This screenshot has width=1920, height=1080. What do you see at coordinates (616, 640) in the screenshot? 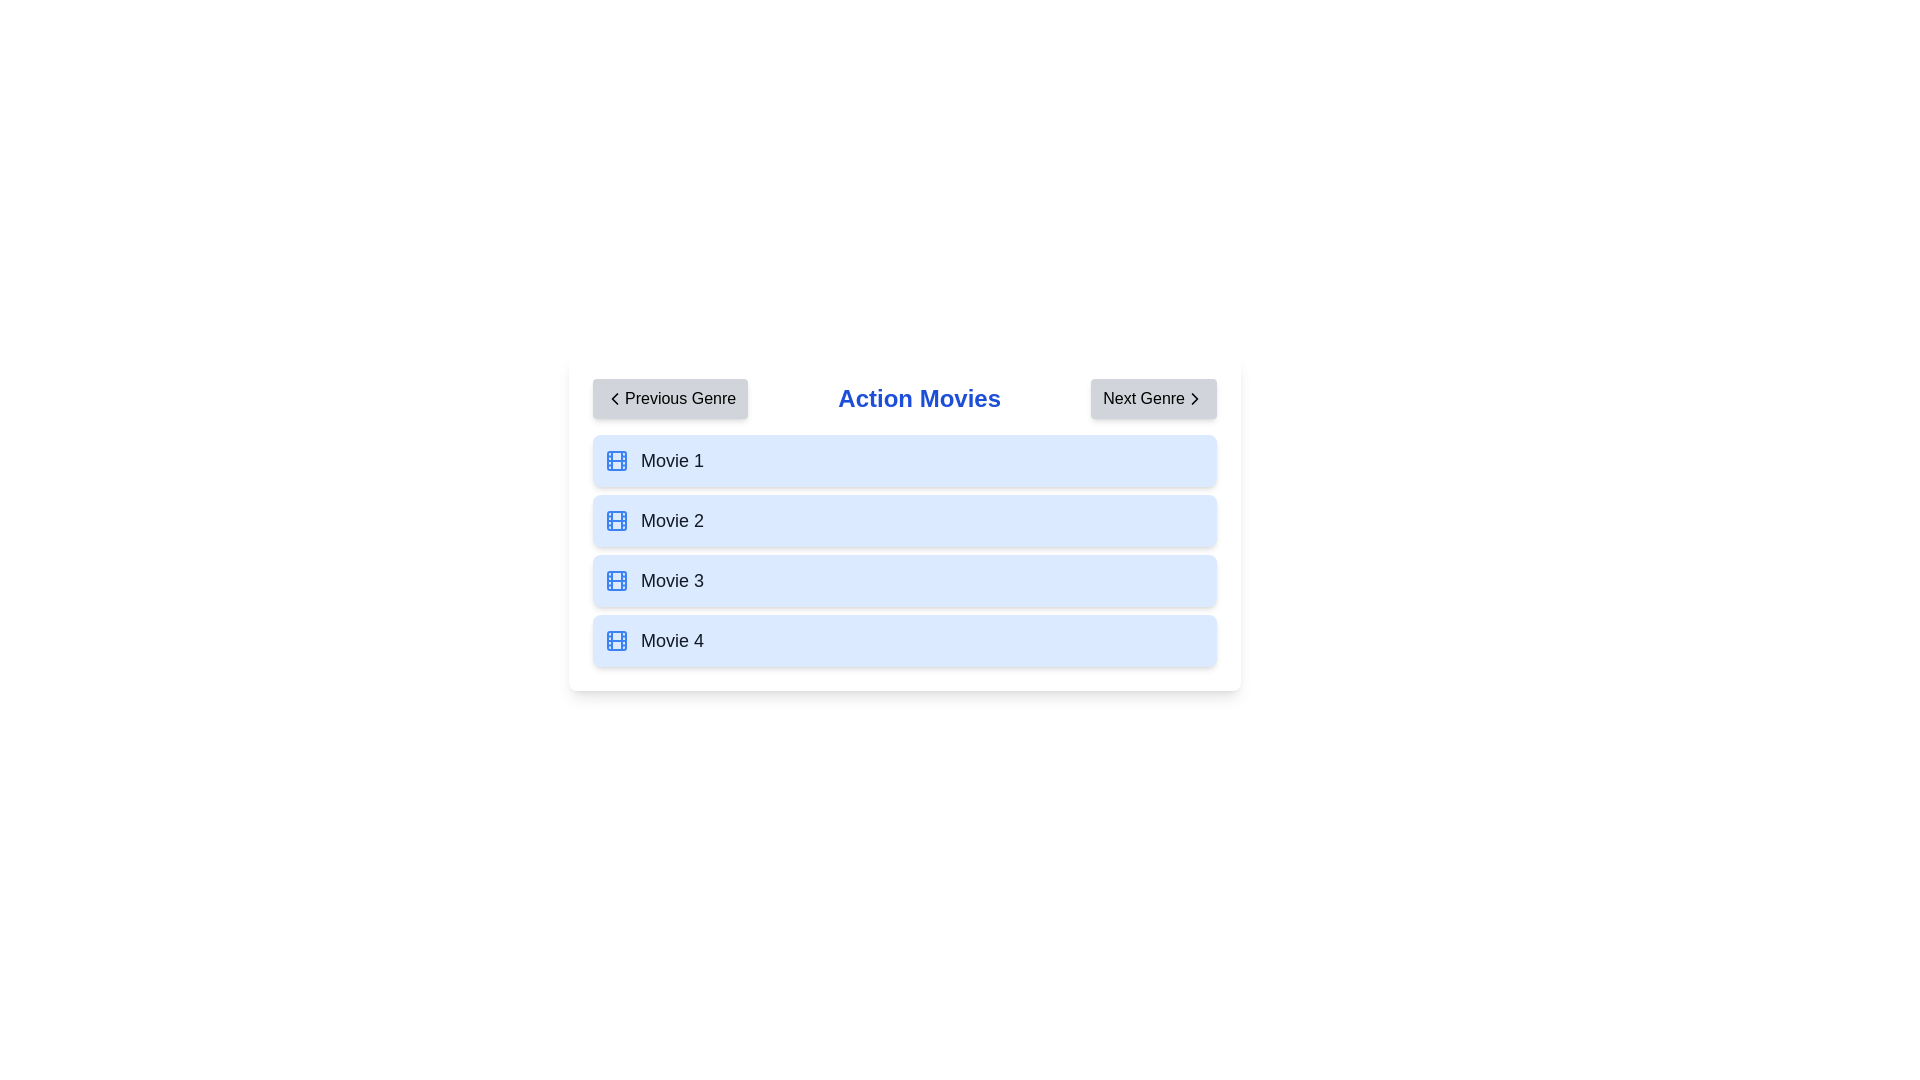
I see `the movie entry icon located in the fourth row of the list, preceding the text labeled 'Movie 4'` at bounding box center [616, 640].